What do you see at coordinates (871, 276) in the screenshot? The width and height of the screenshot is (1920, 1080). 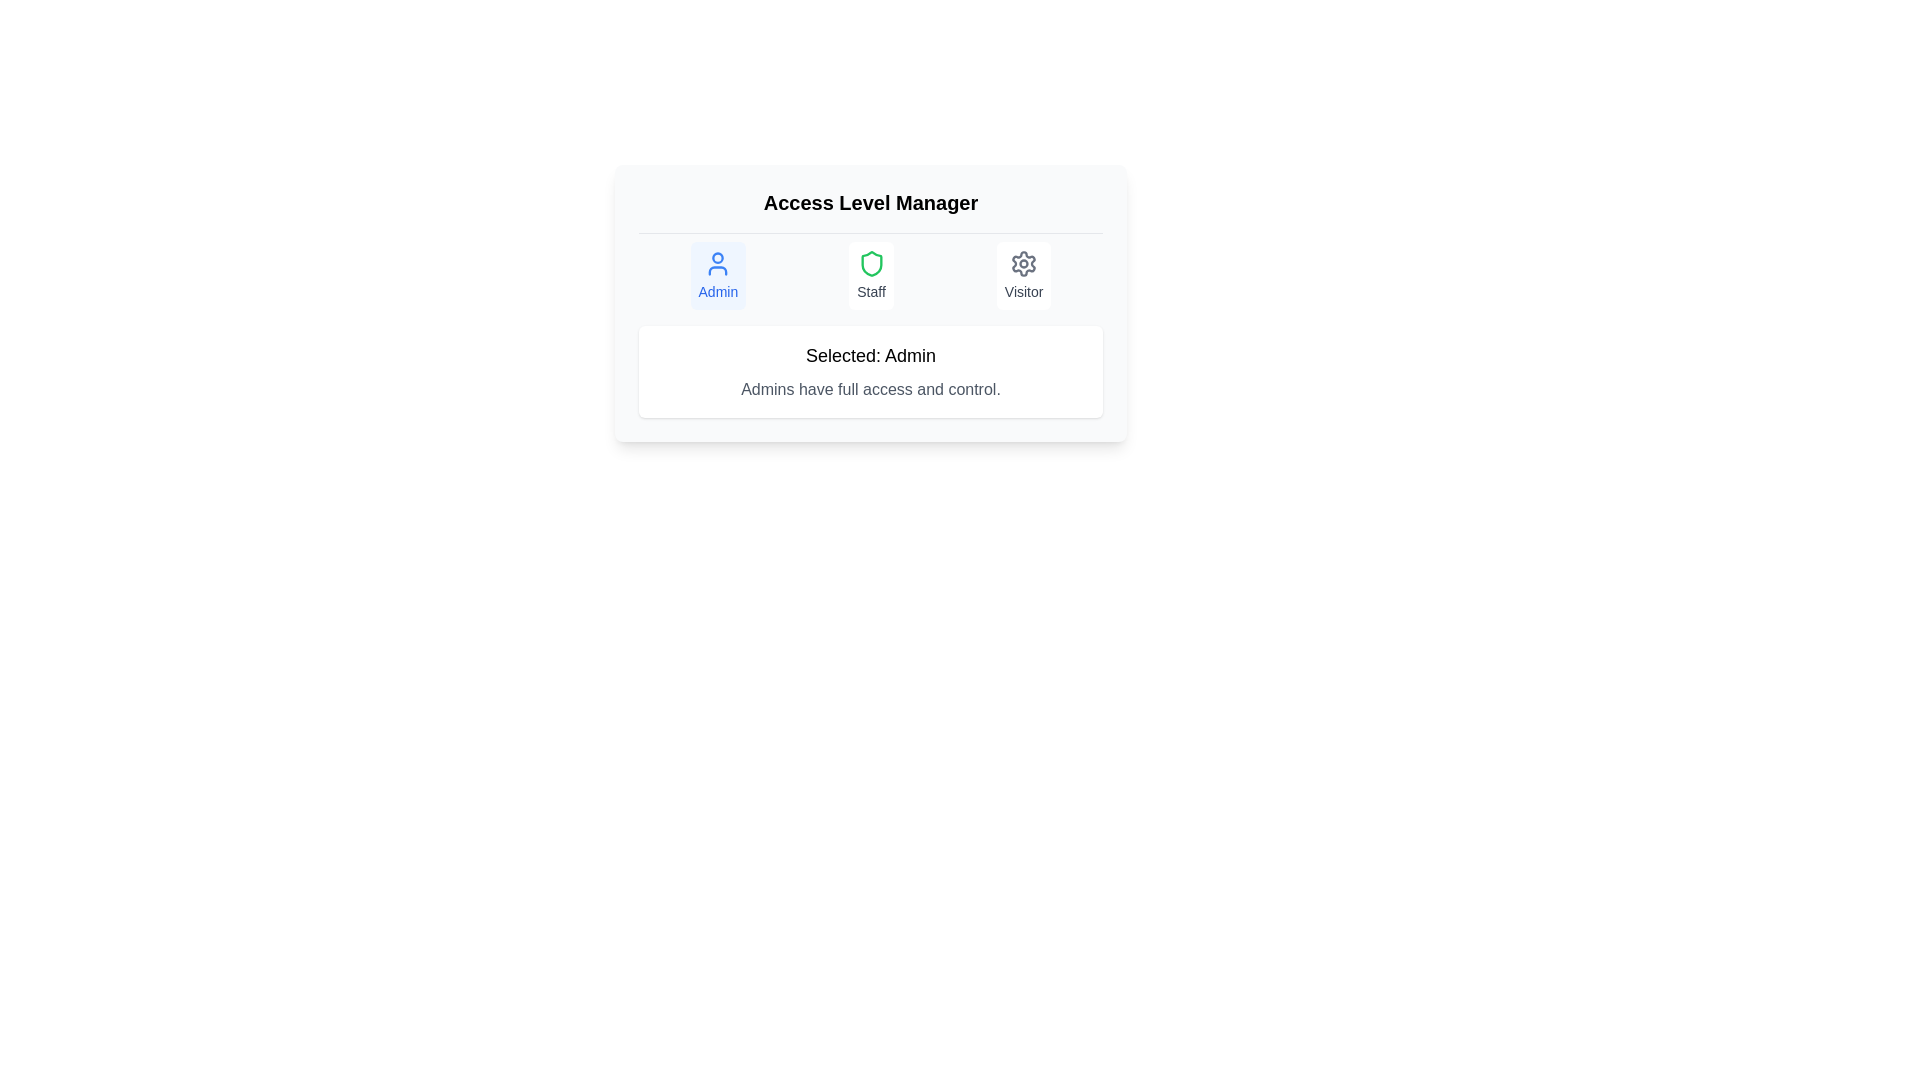 I see `the 'Staff' button located in the 'Access Level Manager' section` at bounding box center [871, 276].